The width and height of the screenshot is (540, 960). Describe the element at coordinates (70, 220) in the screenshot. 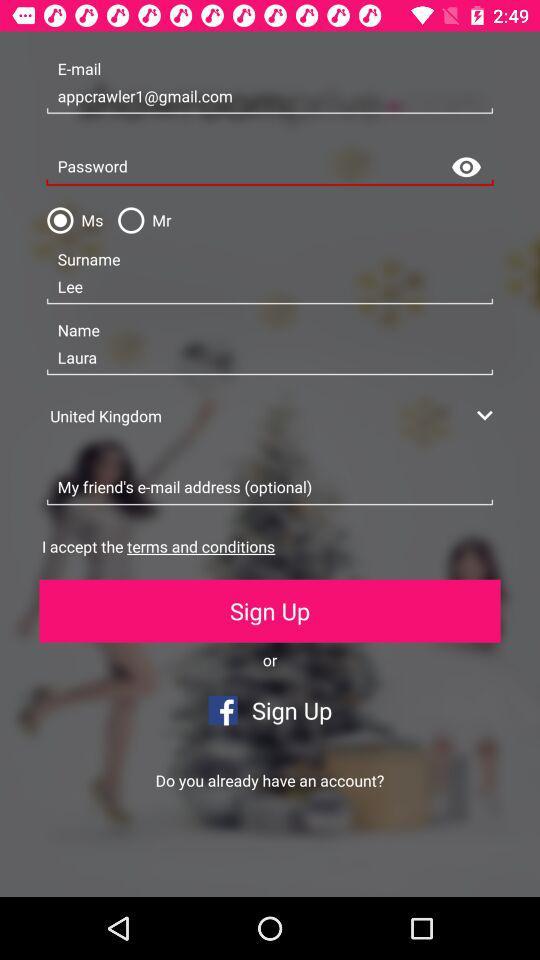

I see `the icon to the left of the mr item` at that location.